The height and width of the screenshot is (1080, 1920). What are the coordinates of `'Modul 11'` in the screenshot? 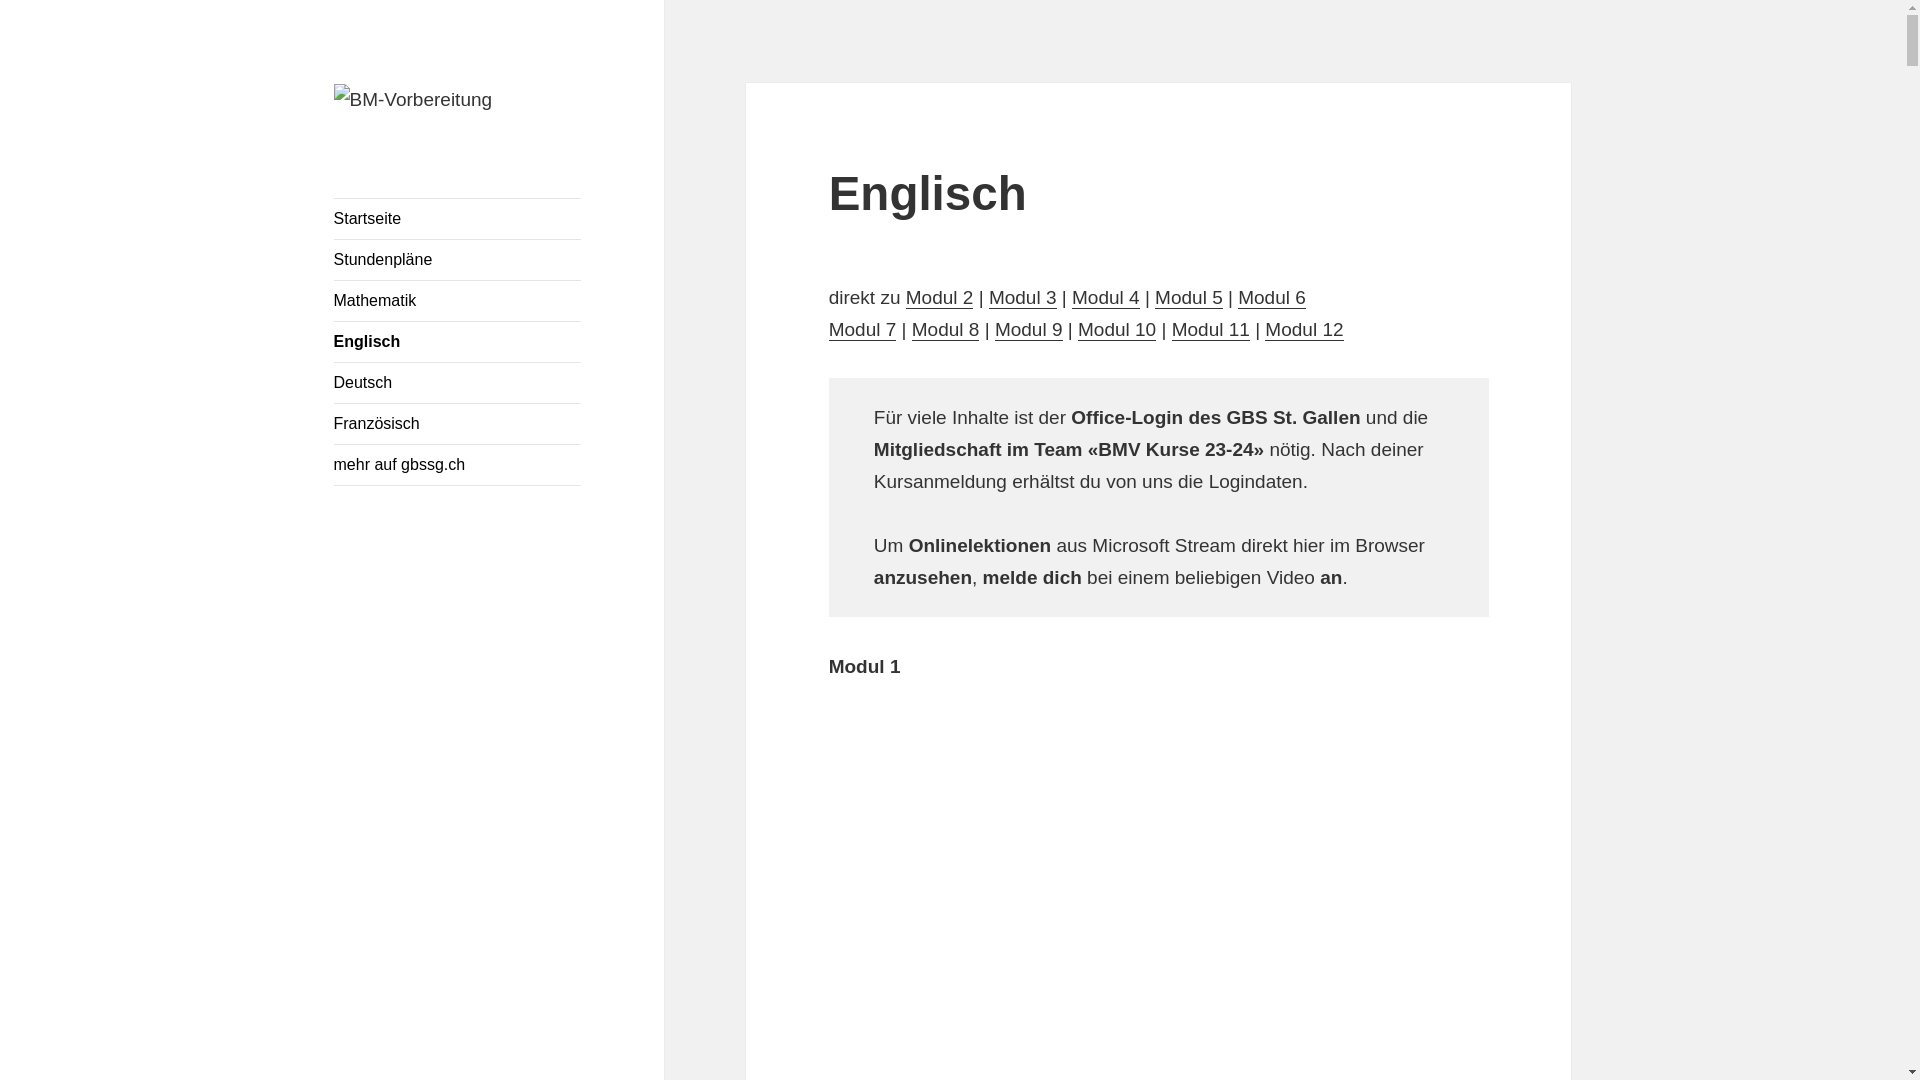 It's located at (1209, 329).